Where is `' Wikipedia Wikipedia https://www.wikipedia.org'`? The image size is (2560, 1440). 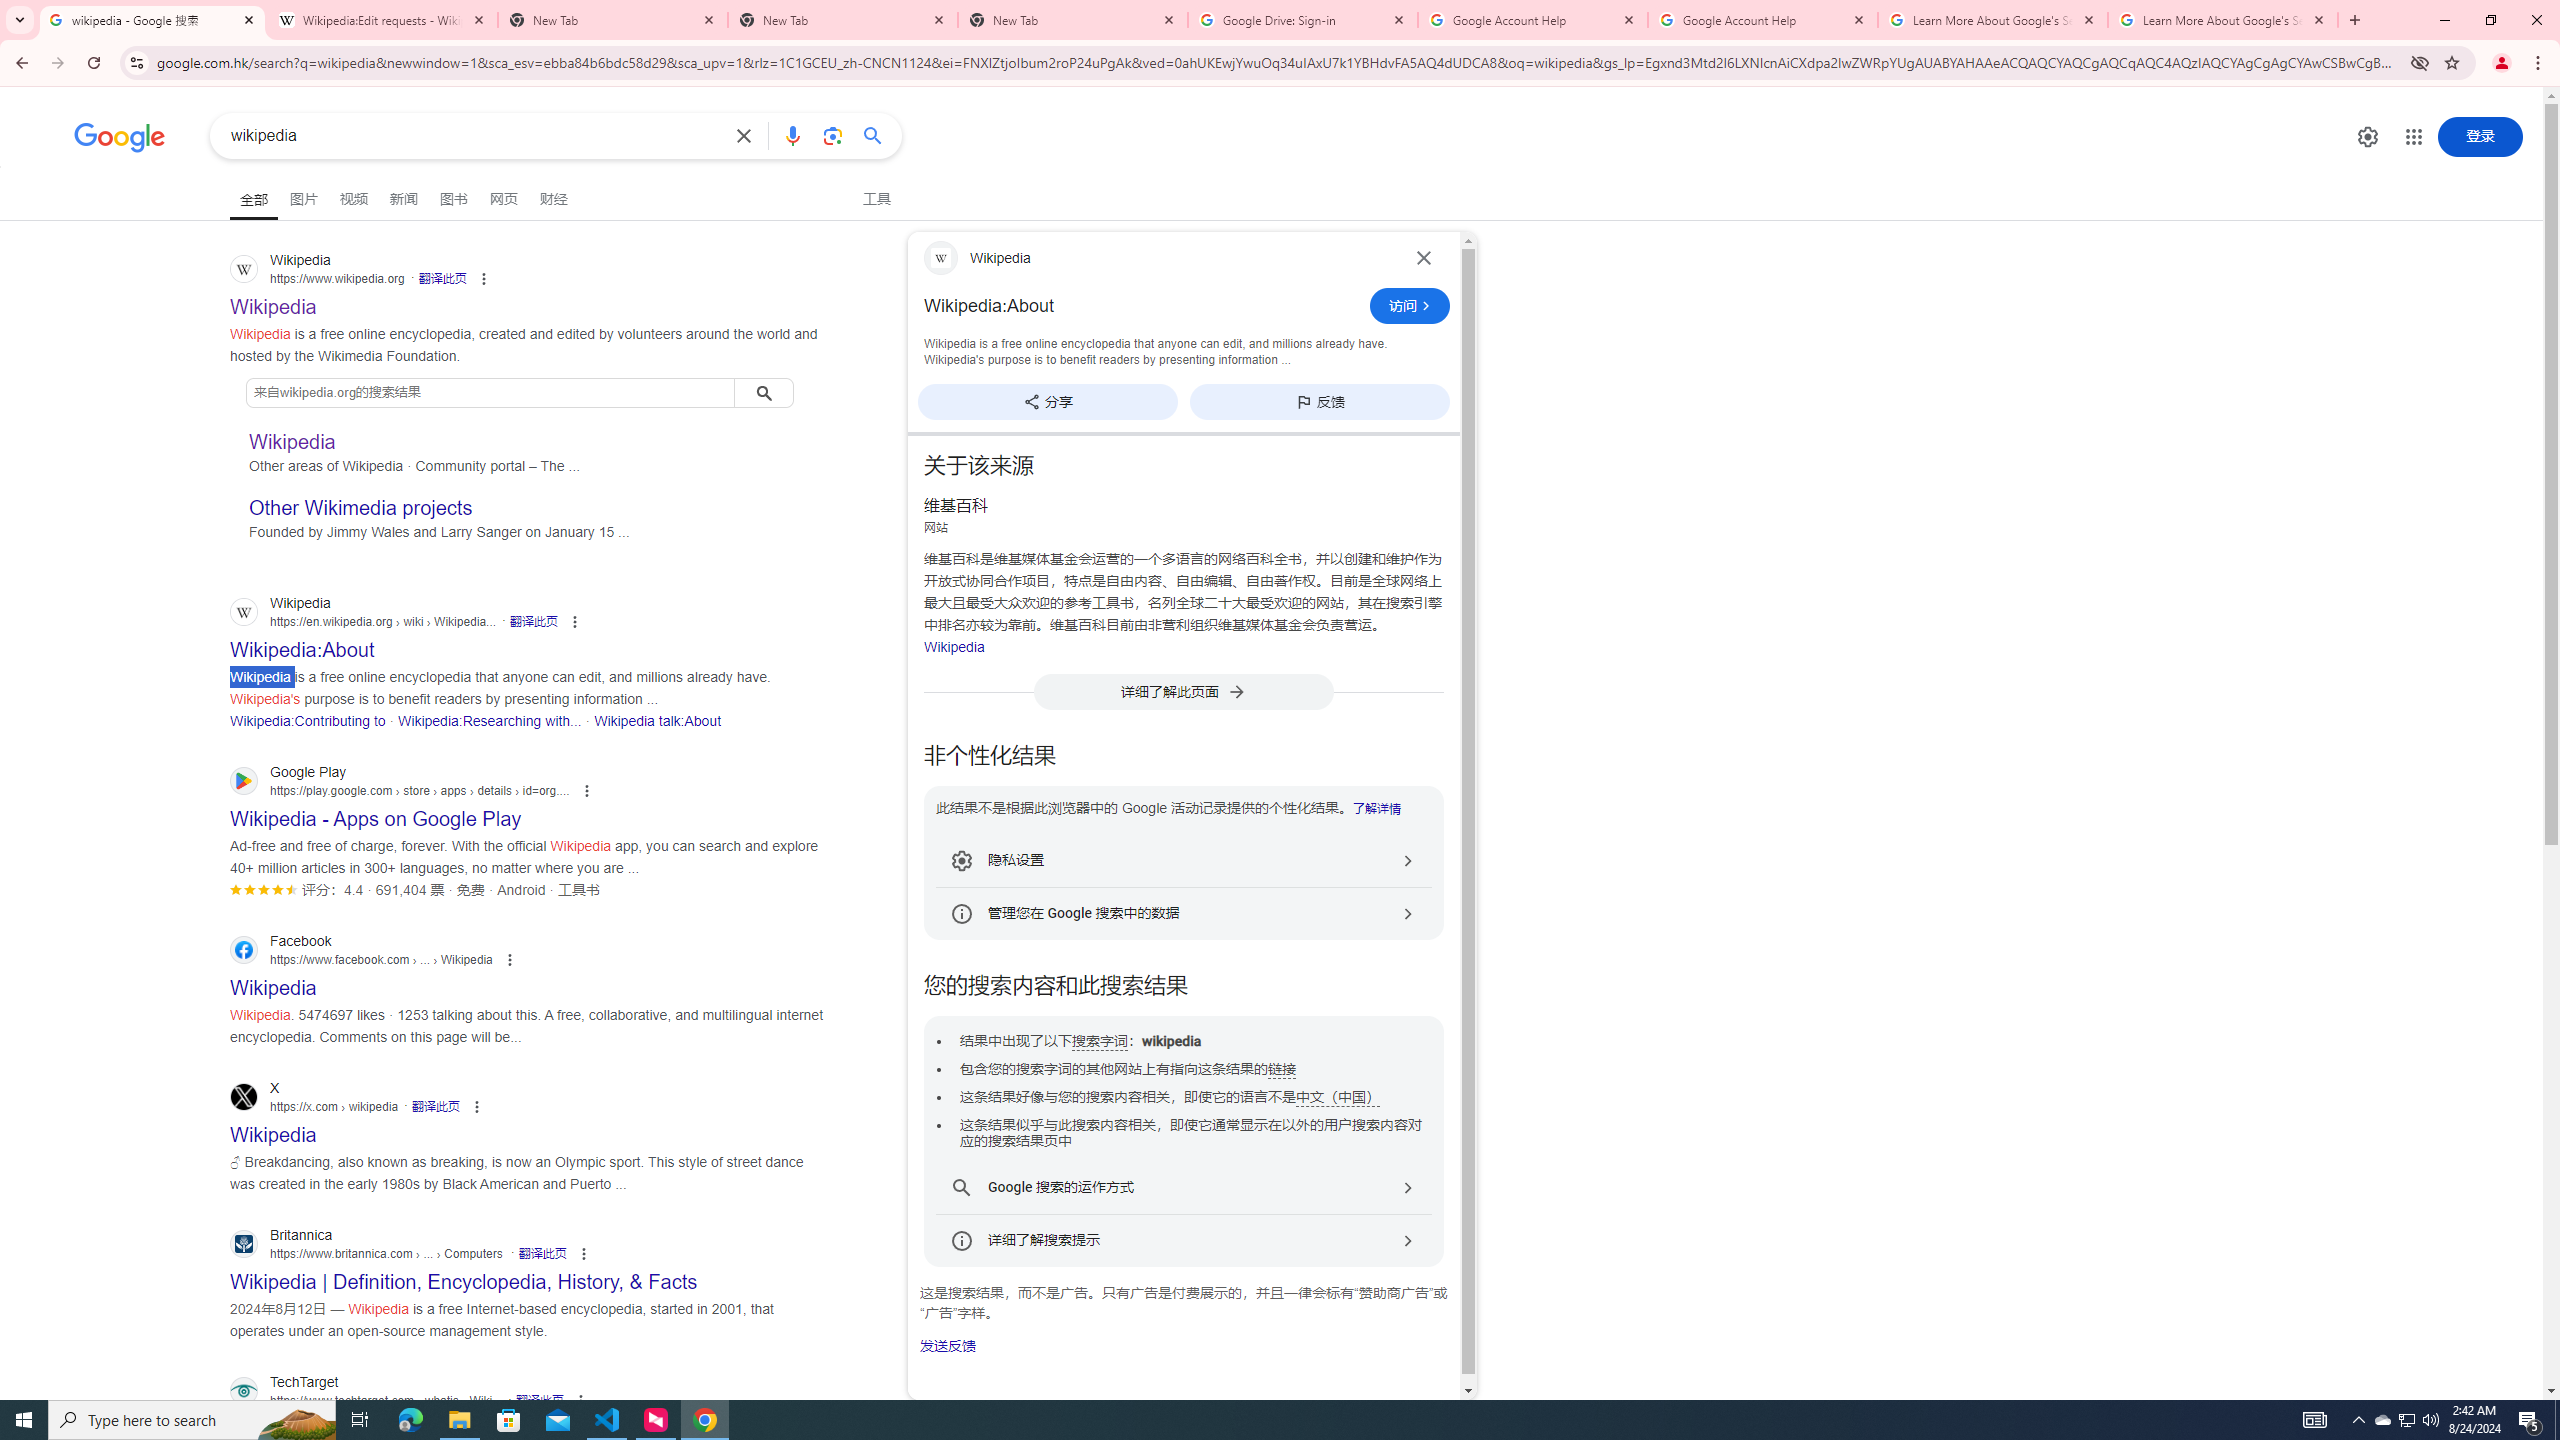
' Wikipedia Wikipedia https://www.wikipedia.org' is located at coordinates (273, 300).